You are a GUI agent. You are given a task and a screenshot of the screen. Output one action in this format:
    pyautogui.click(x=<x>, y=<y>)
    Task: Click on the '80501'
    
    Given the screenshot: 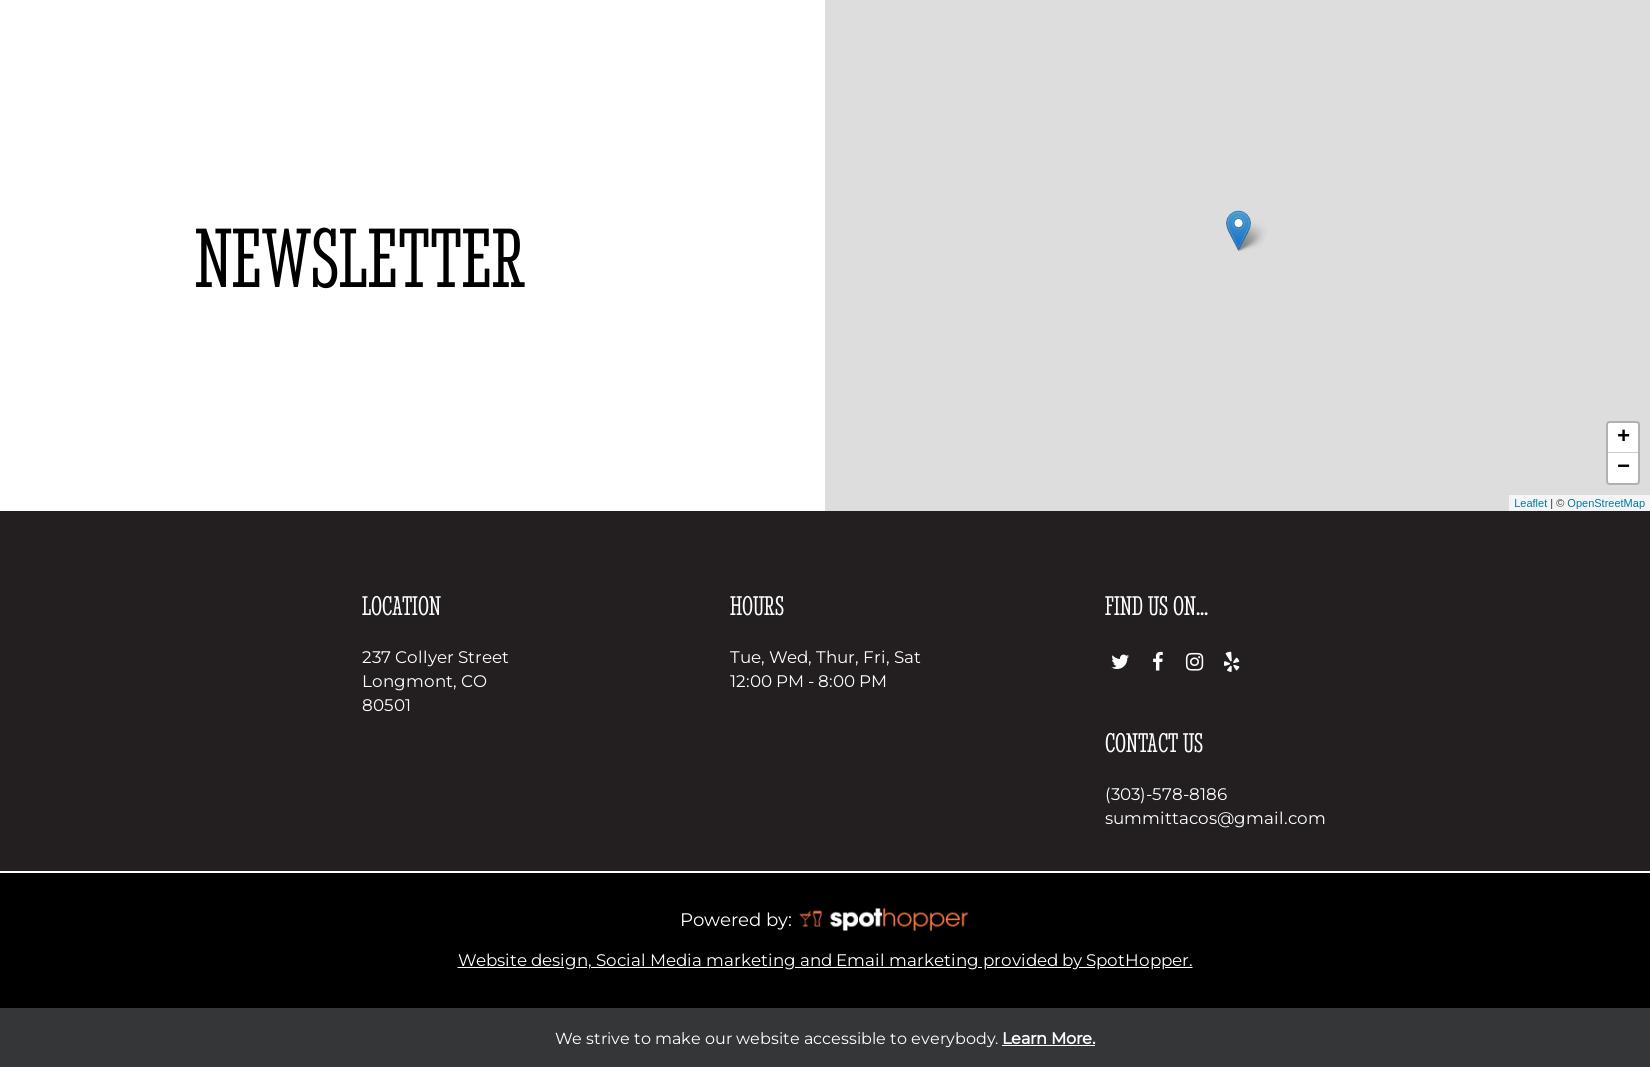 What is the action you would take?
    pyautogui.click(x=385, y=704)
    